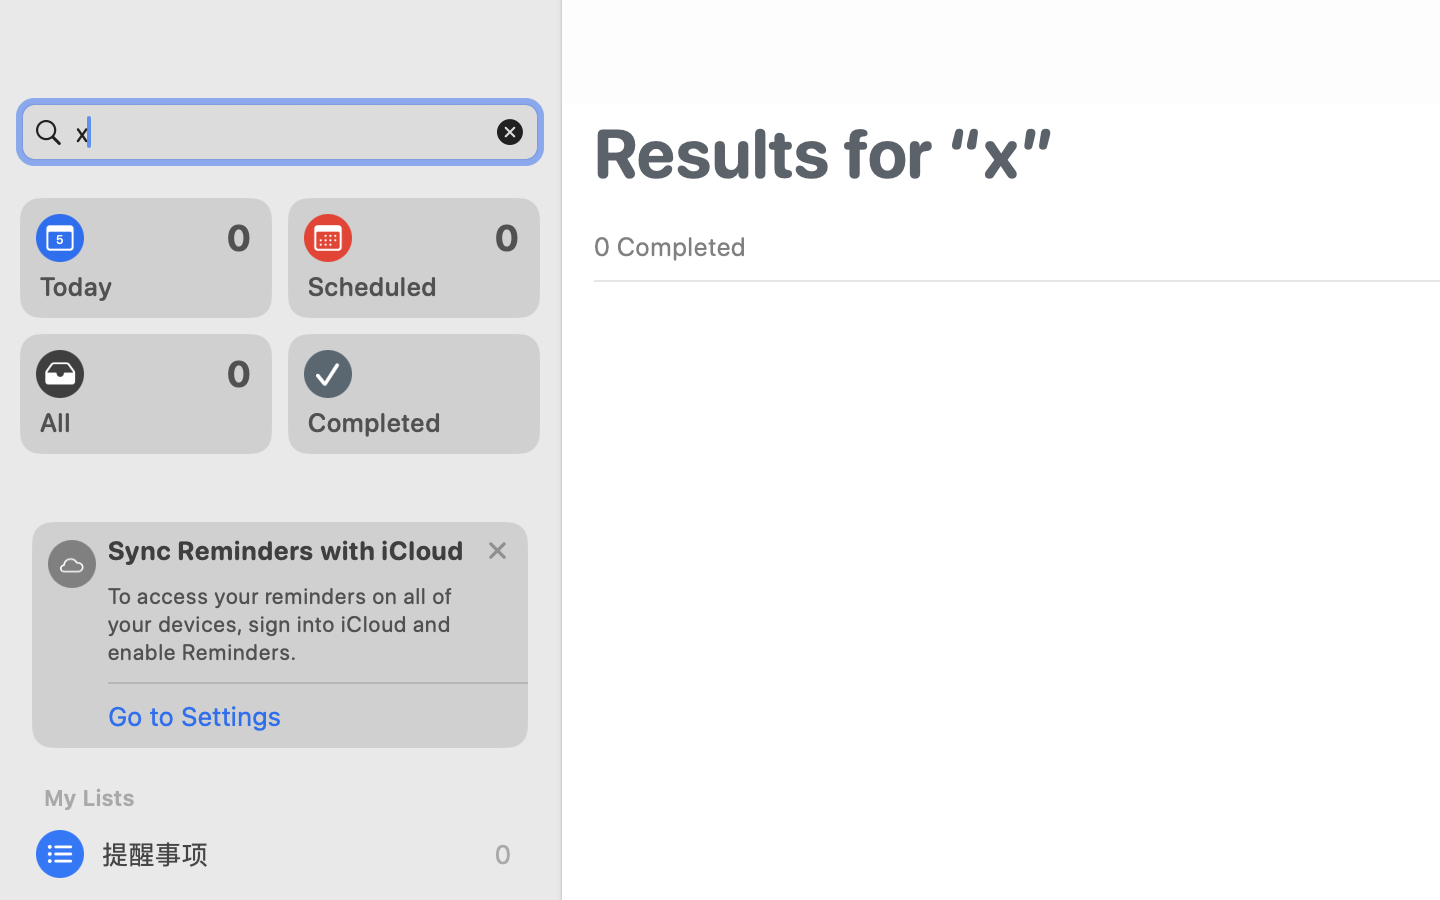  Describe the element at coordinates (284, 548) in the screenshot. I see `'Sync Reminders with iCloud'` at that location.